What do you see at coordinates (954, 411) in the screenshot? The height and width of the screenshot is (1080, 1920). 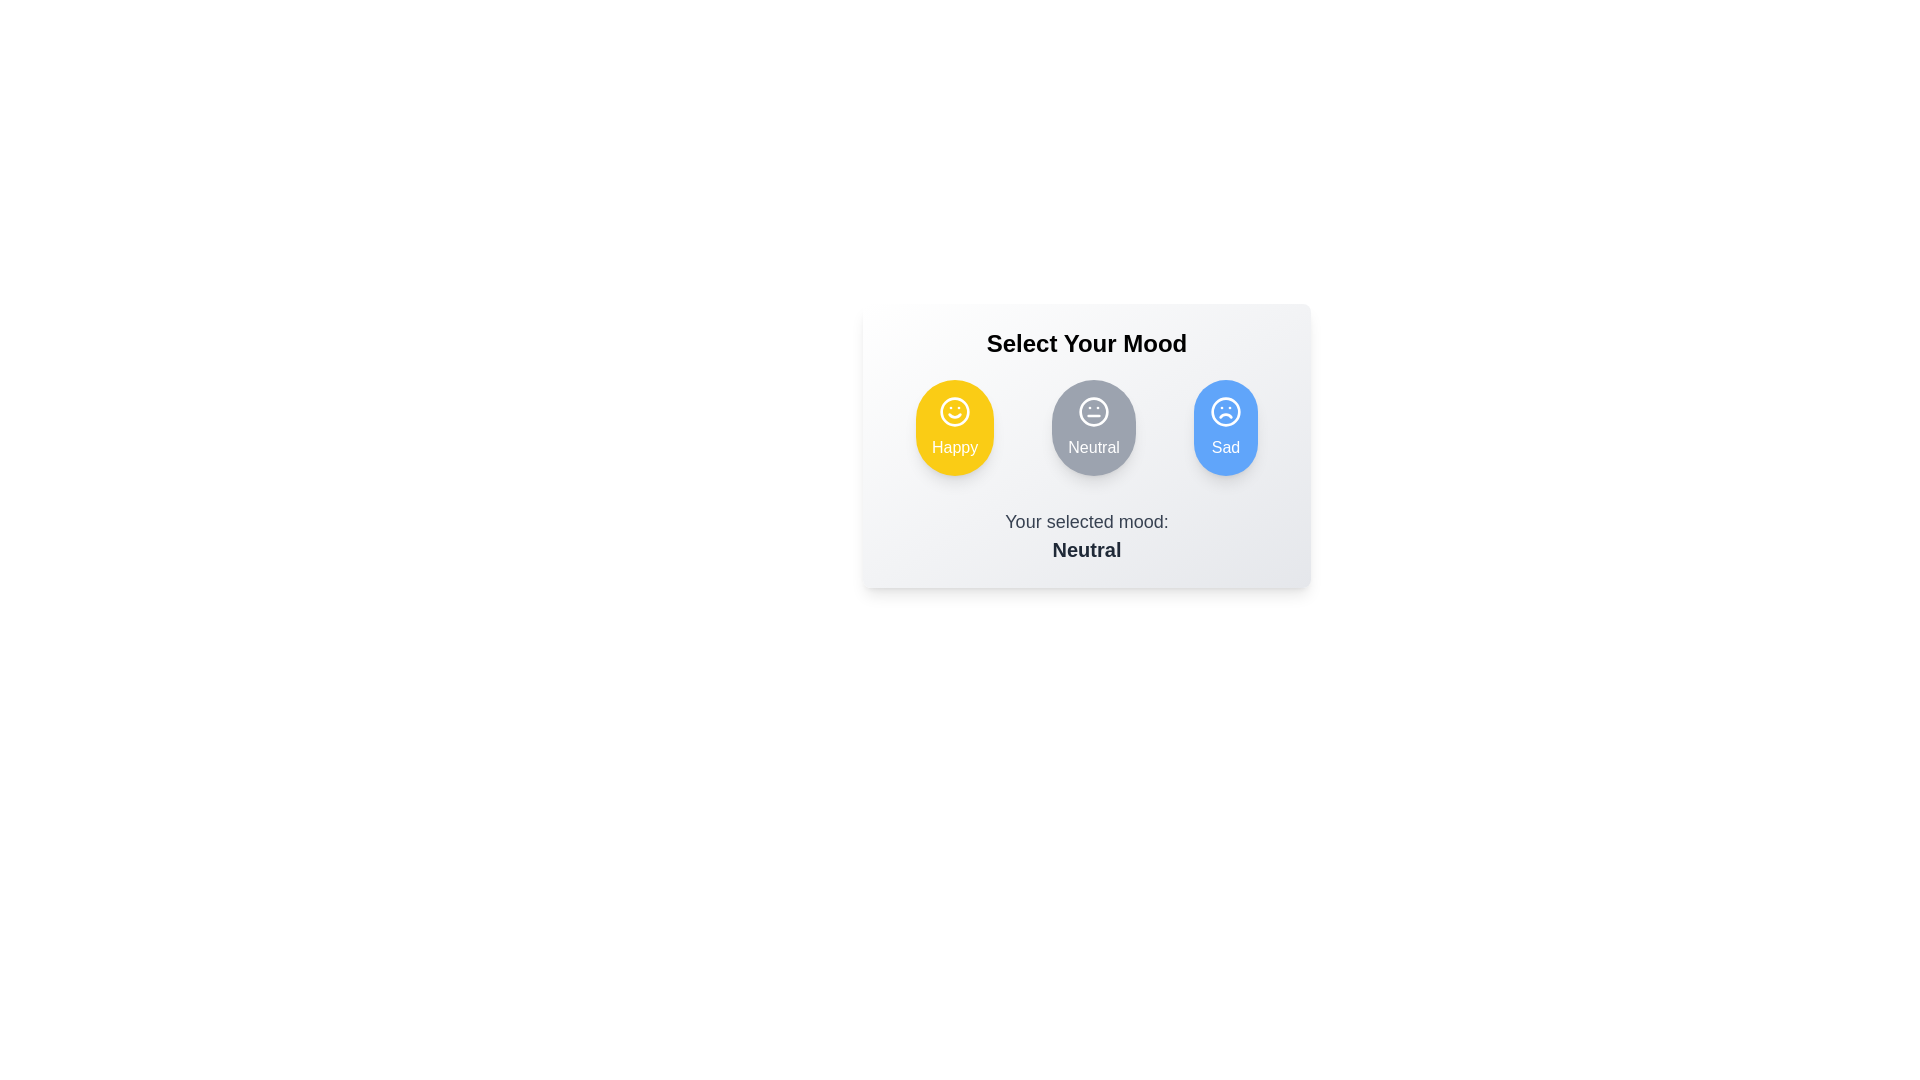 I see `the yellow circular button labeled 'Happy', which is the leftmost mood-selection button under the heading 'Select Your Mood'` at bounding box center [954, 411].